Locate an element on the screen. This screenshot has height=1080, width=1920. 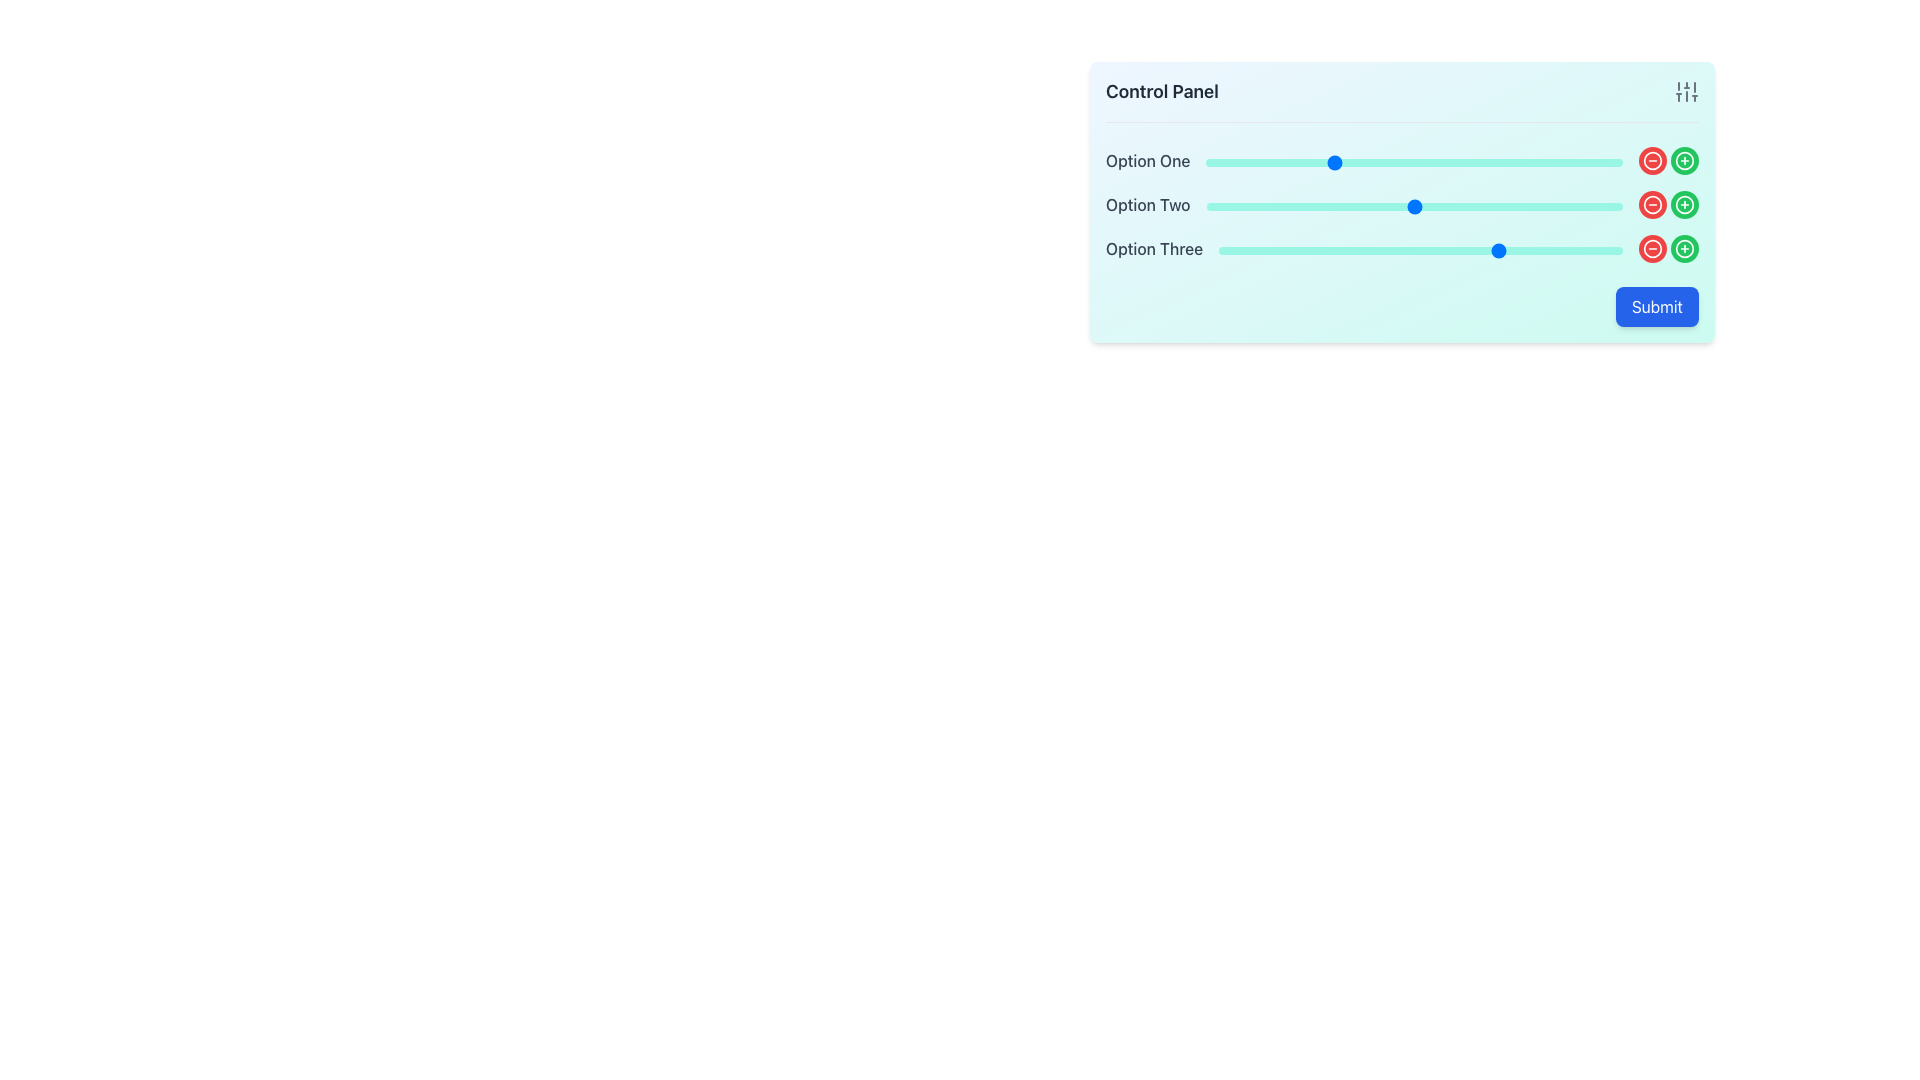
the slider for 'Option Three' is located at coordinates (1469, 249).